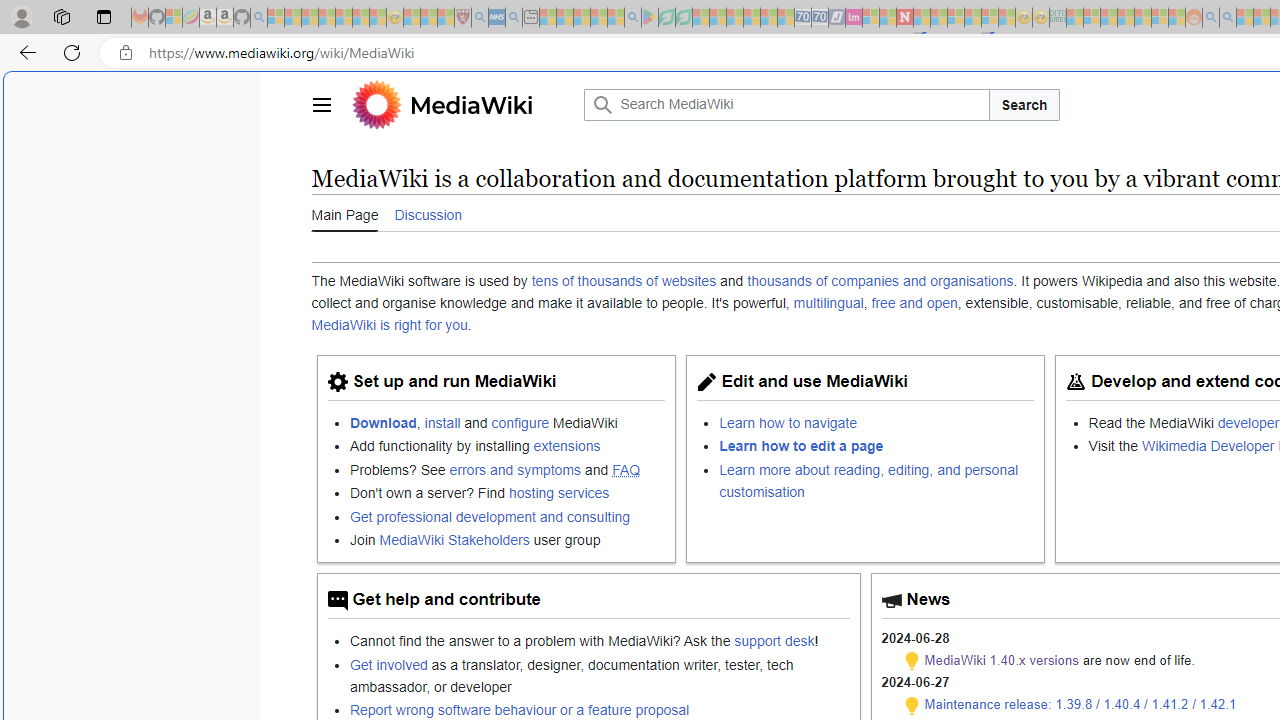  Describe the element at coordinates (623, 281) in the screenshot. I see `'tens of thousands of websites'` at that location.